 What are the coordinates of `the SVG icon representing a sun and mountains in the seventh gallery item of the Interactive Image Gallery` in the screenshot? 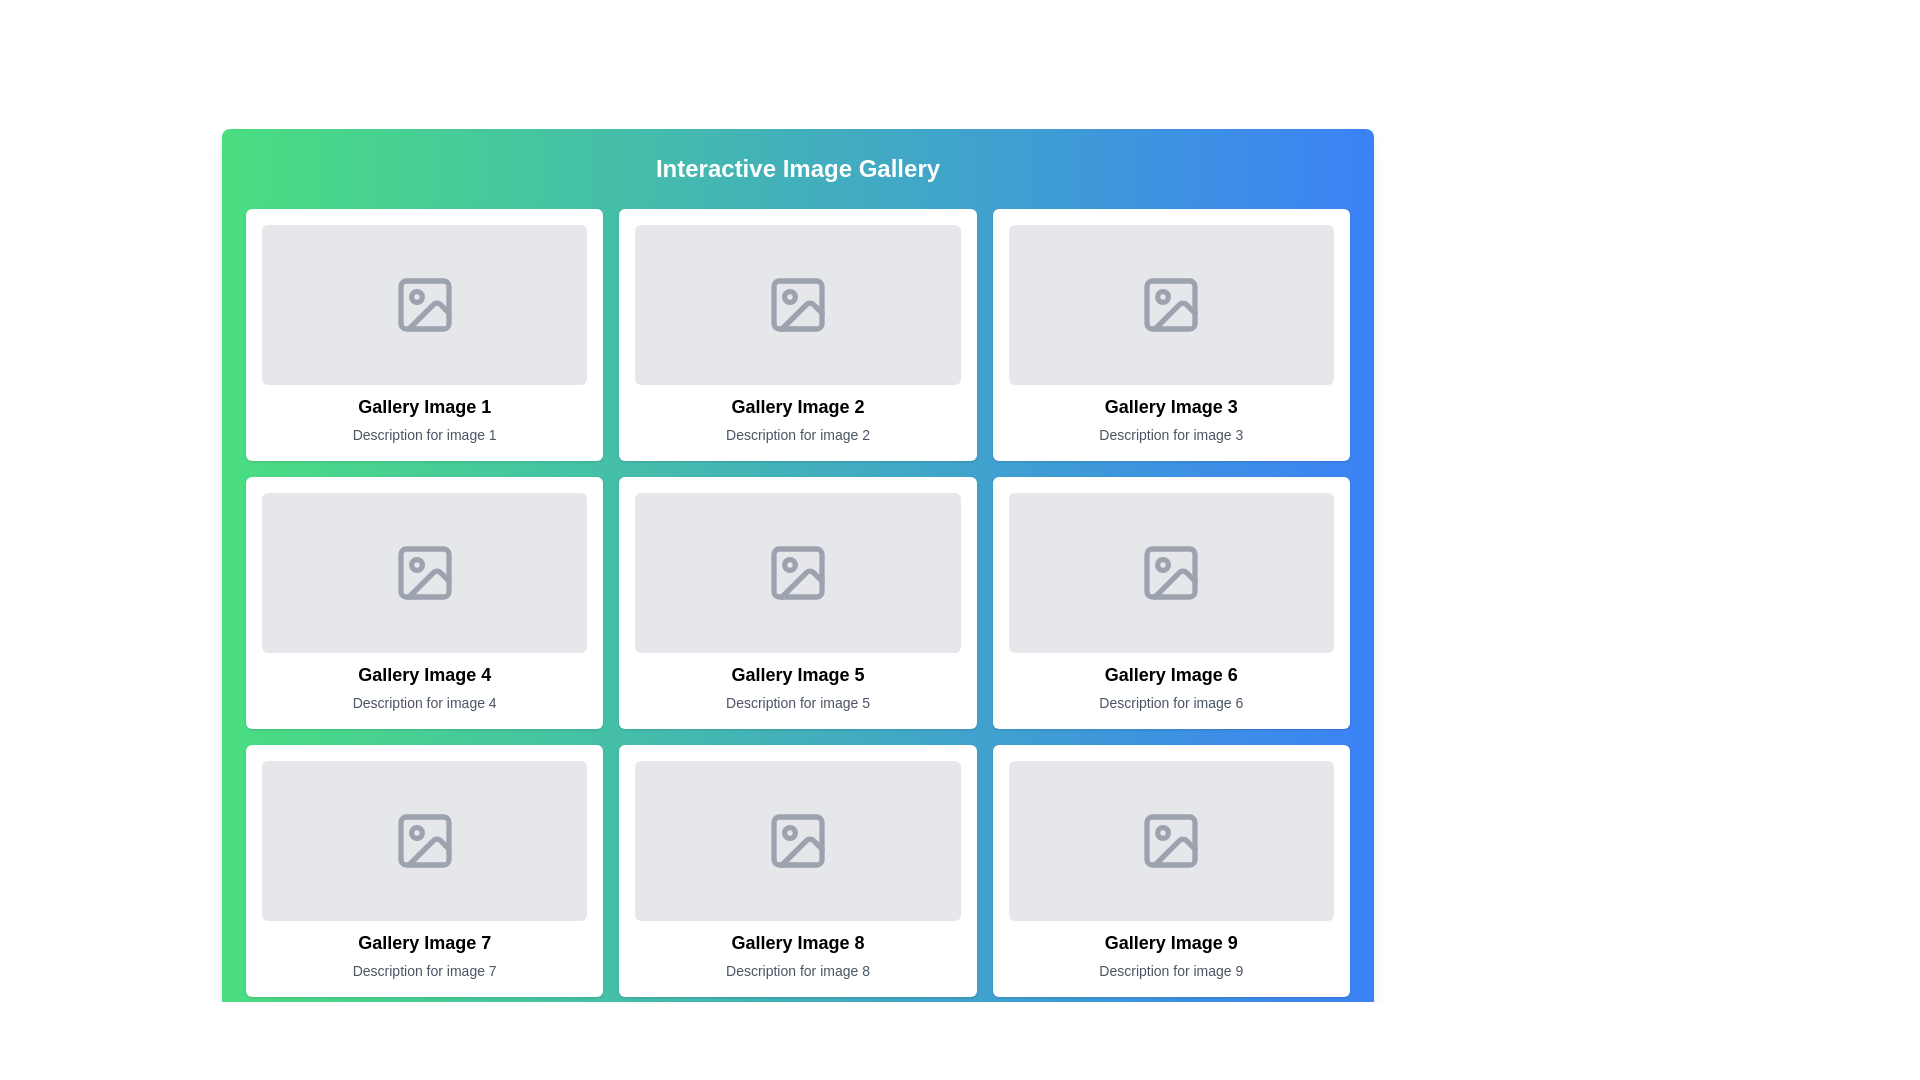 It's located at (423, 840).